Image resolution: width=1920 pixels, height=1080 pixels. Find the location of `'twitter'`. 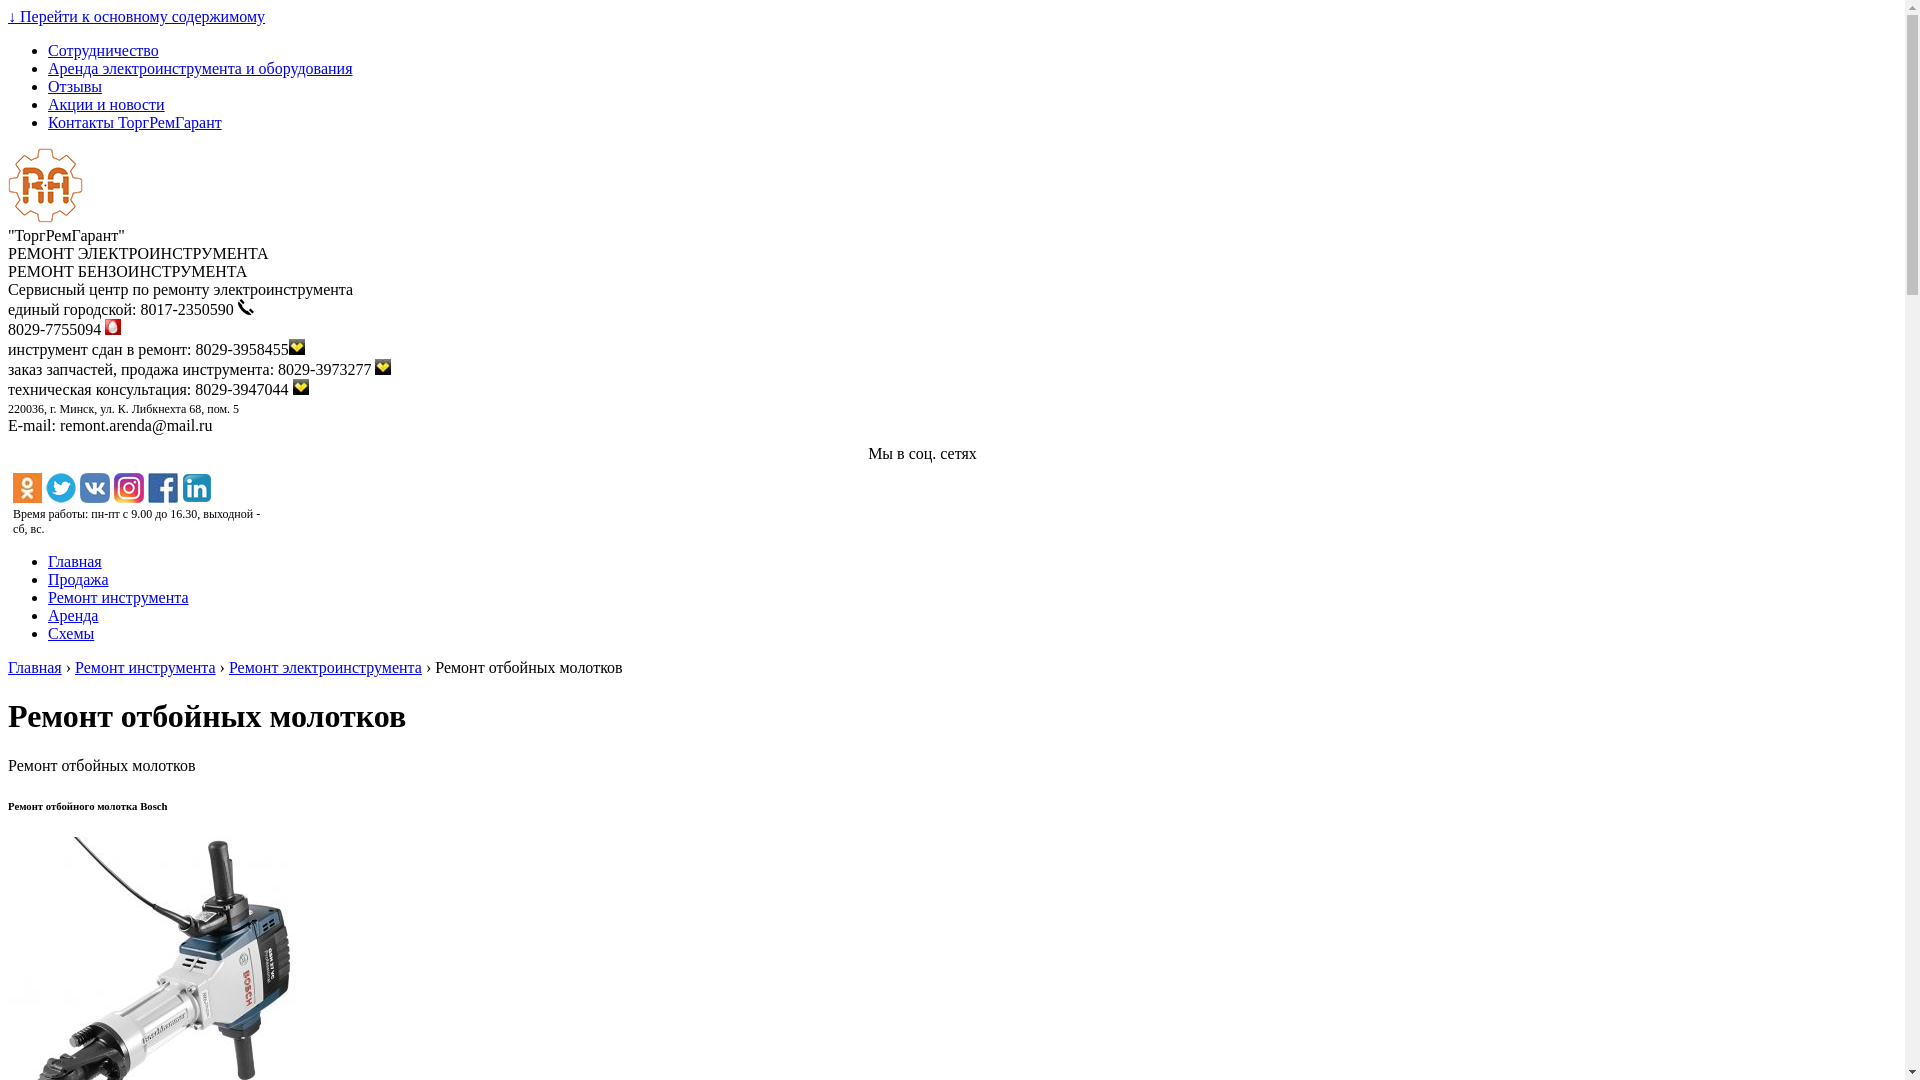

'twitter' is located at coordinates (61, 488).